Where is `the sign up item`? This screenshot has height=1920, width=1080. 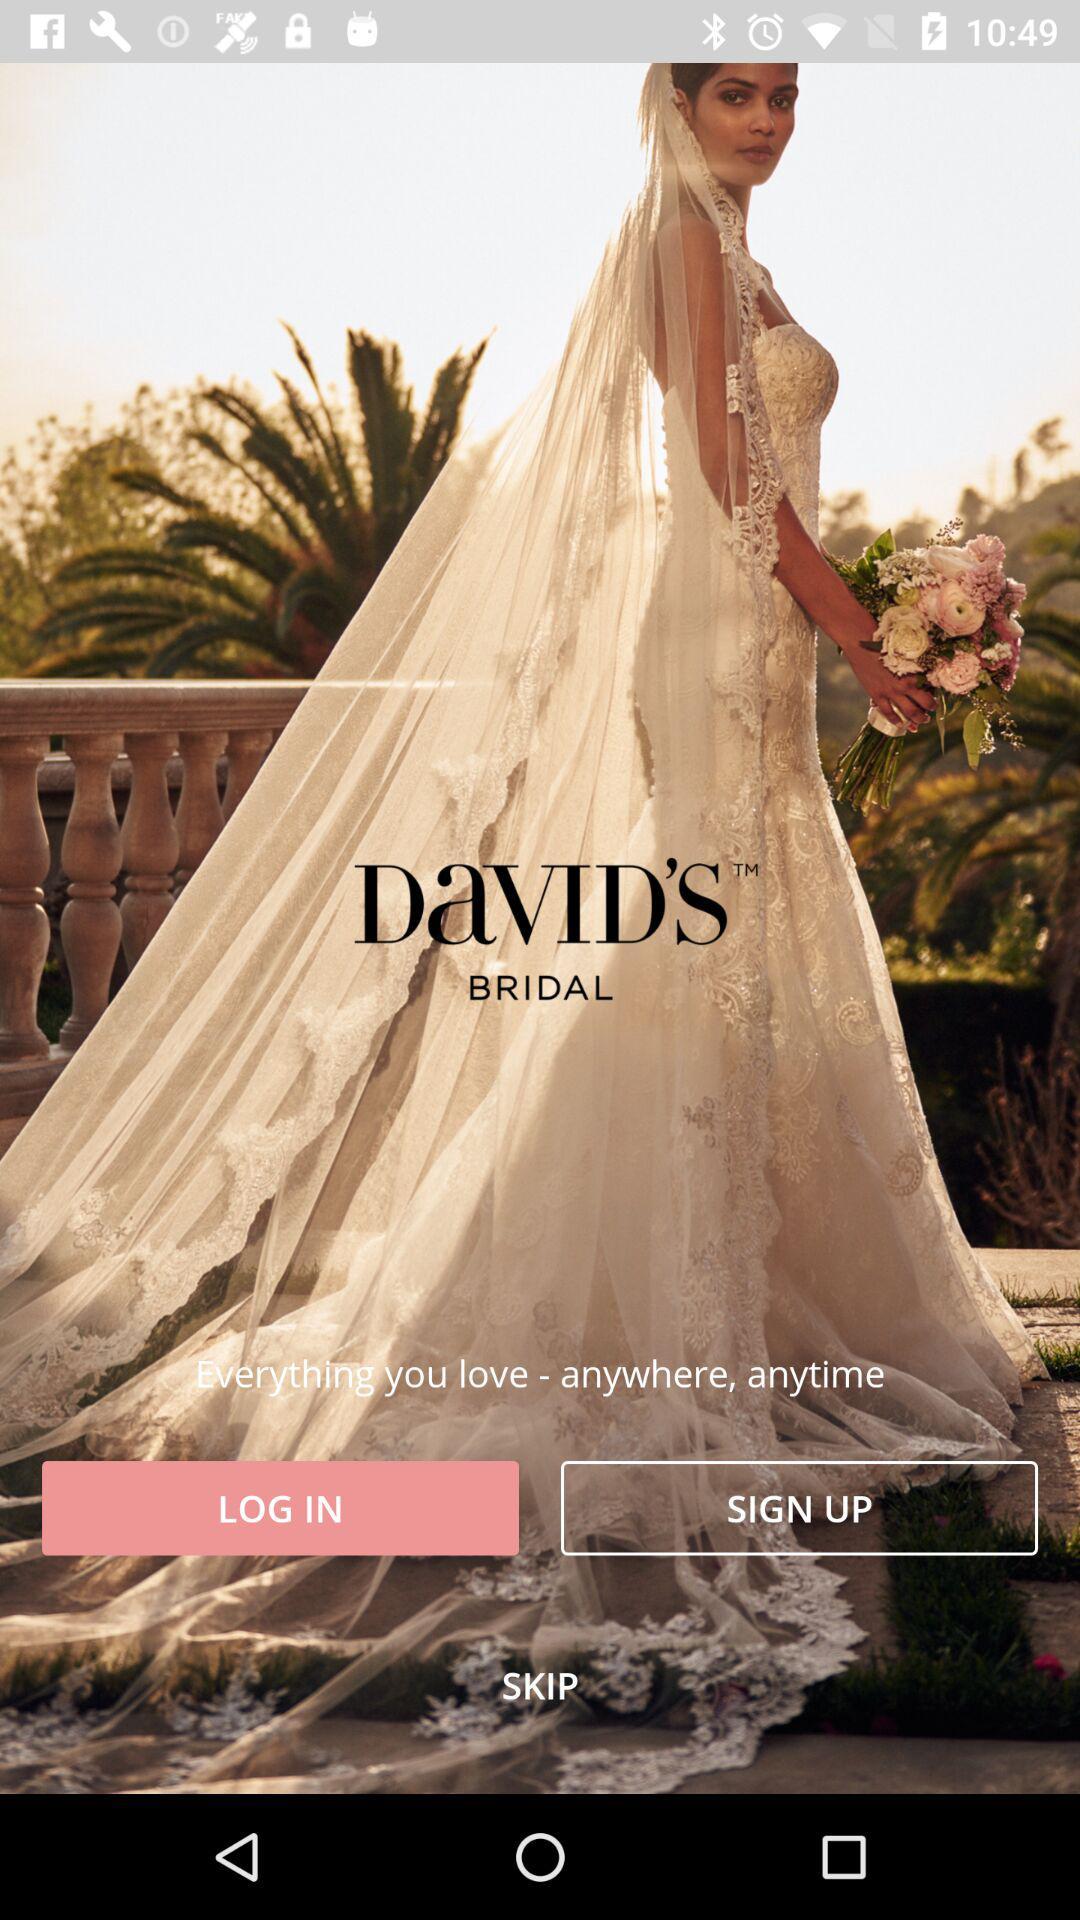
the sign up item is located at coordinates (798, 1508).